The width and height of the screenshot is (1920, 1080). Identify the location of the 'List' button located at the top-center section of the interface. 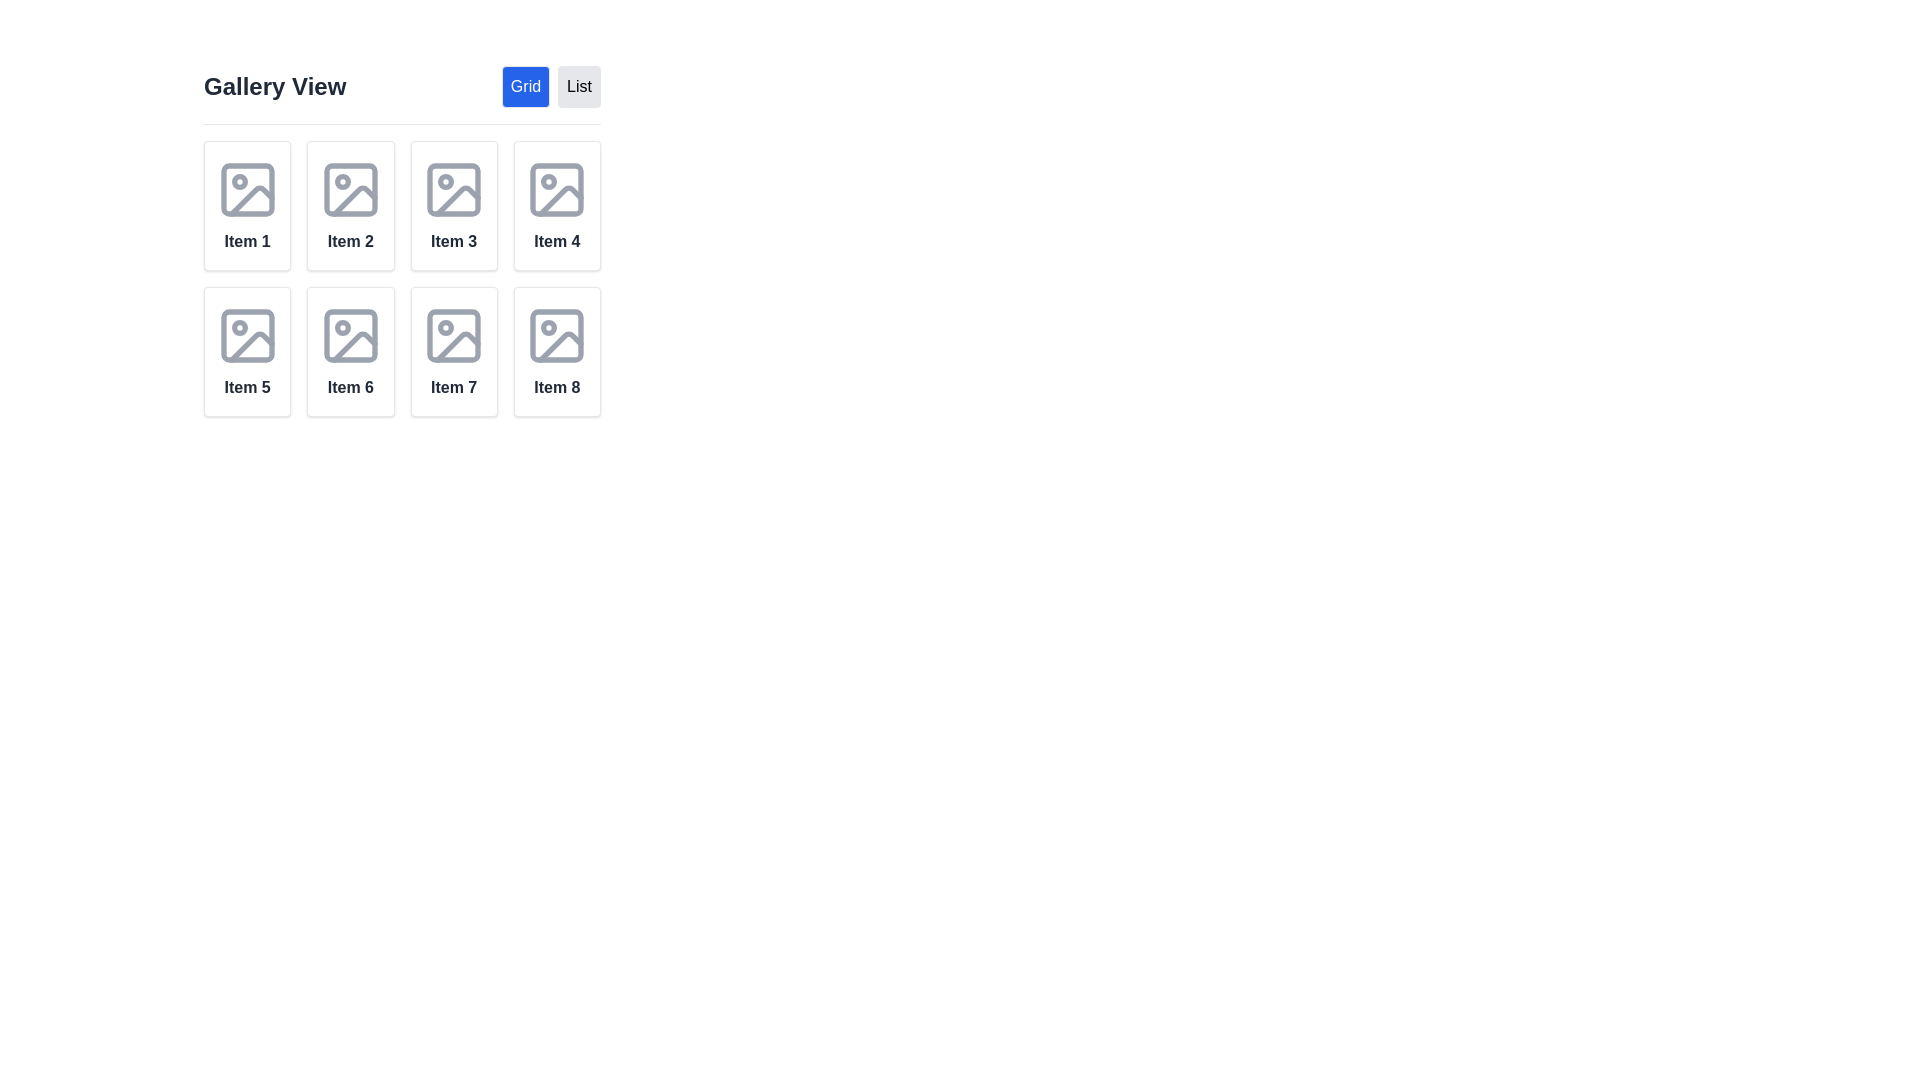
(578, 86).